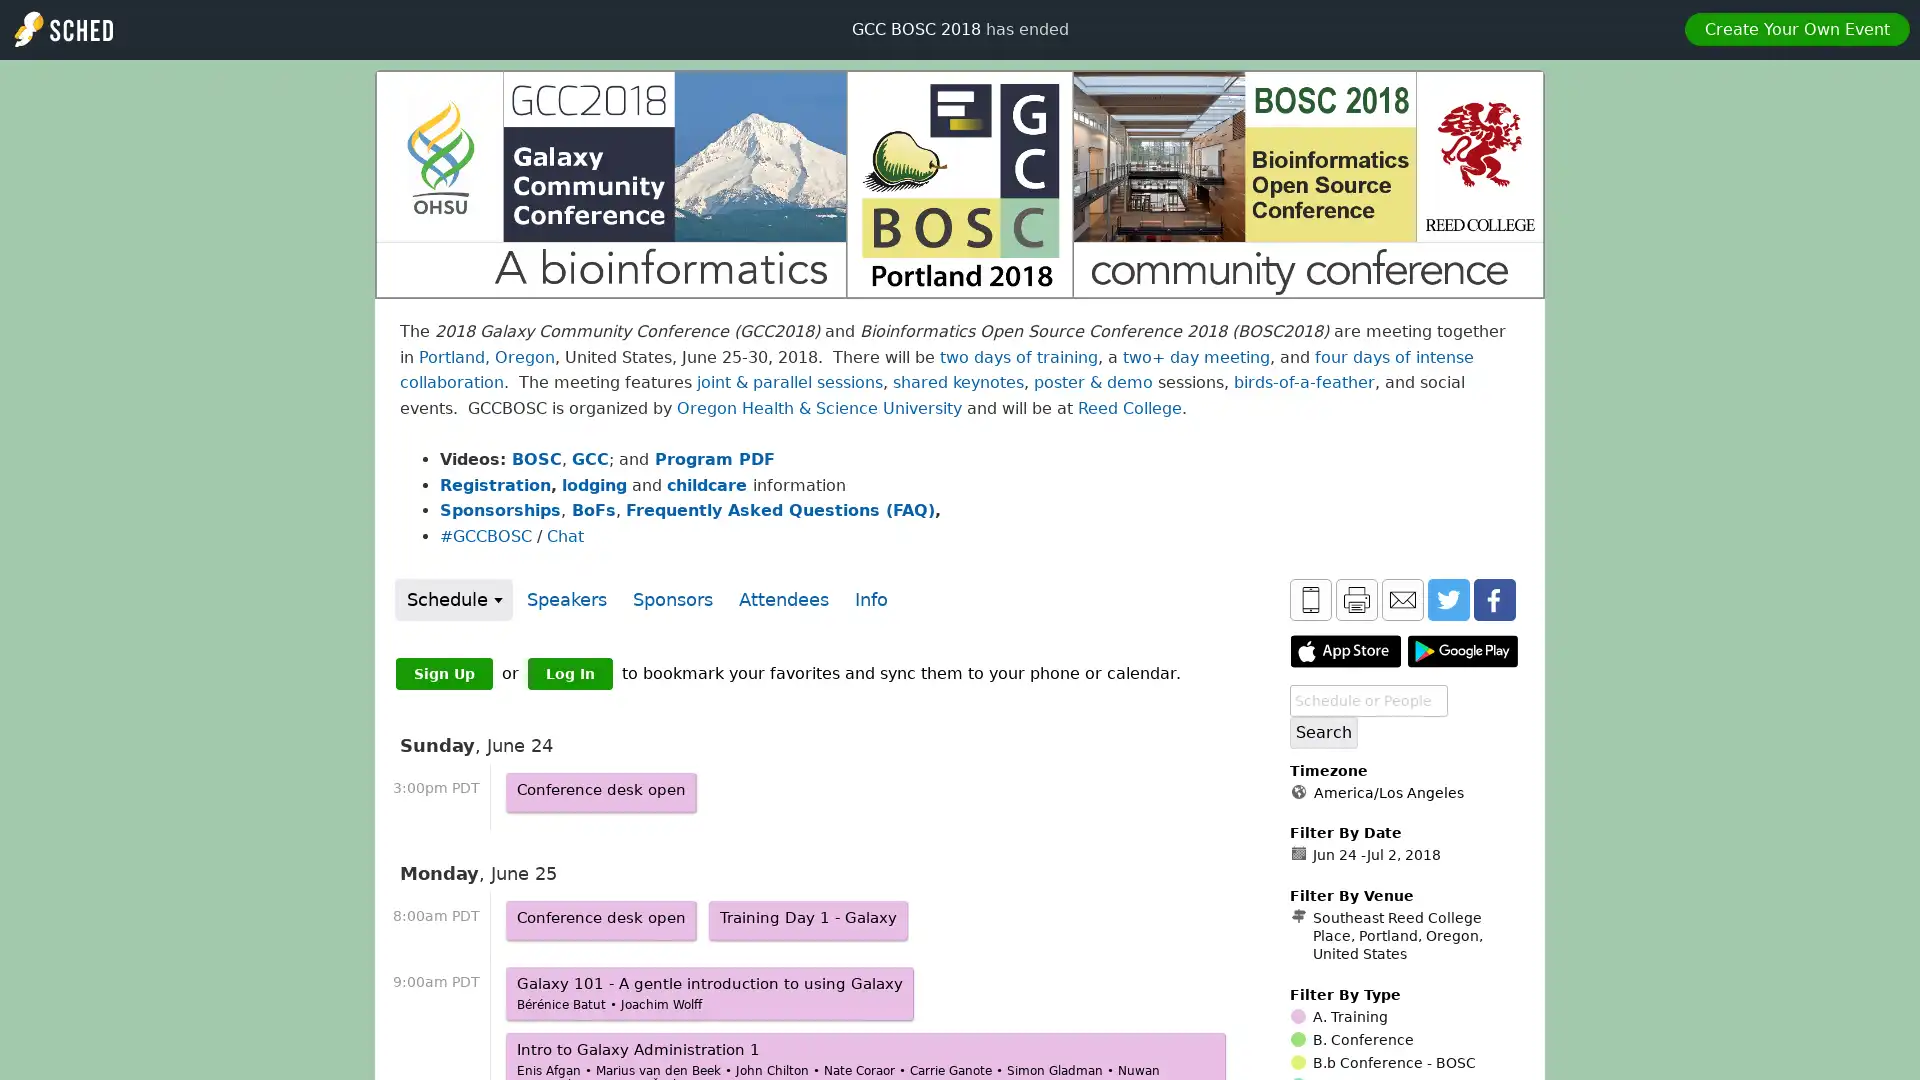 Image resolution: width=1920 pixels, height=1080 pixels. I want to click on Search, so click(1324, 732).